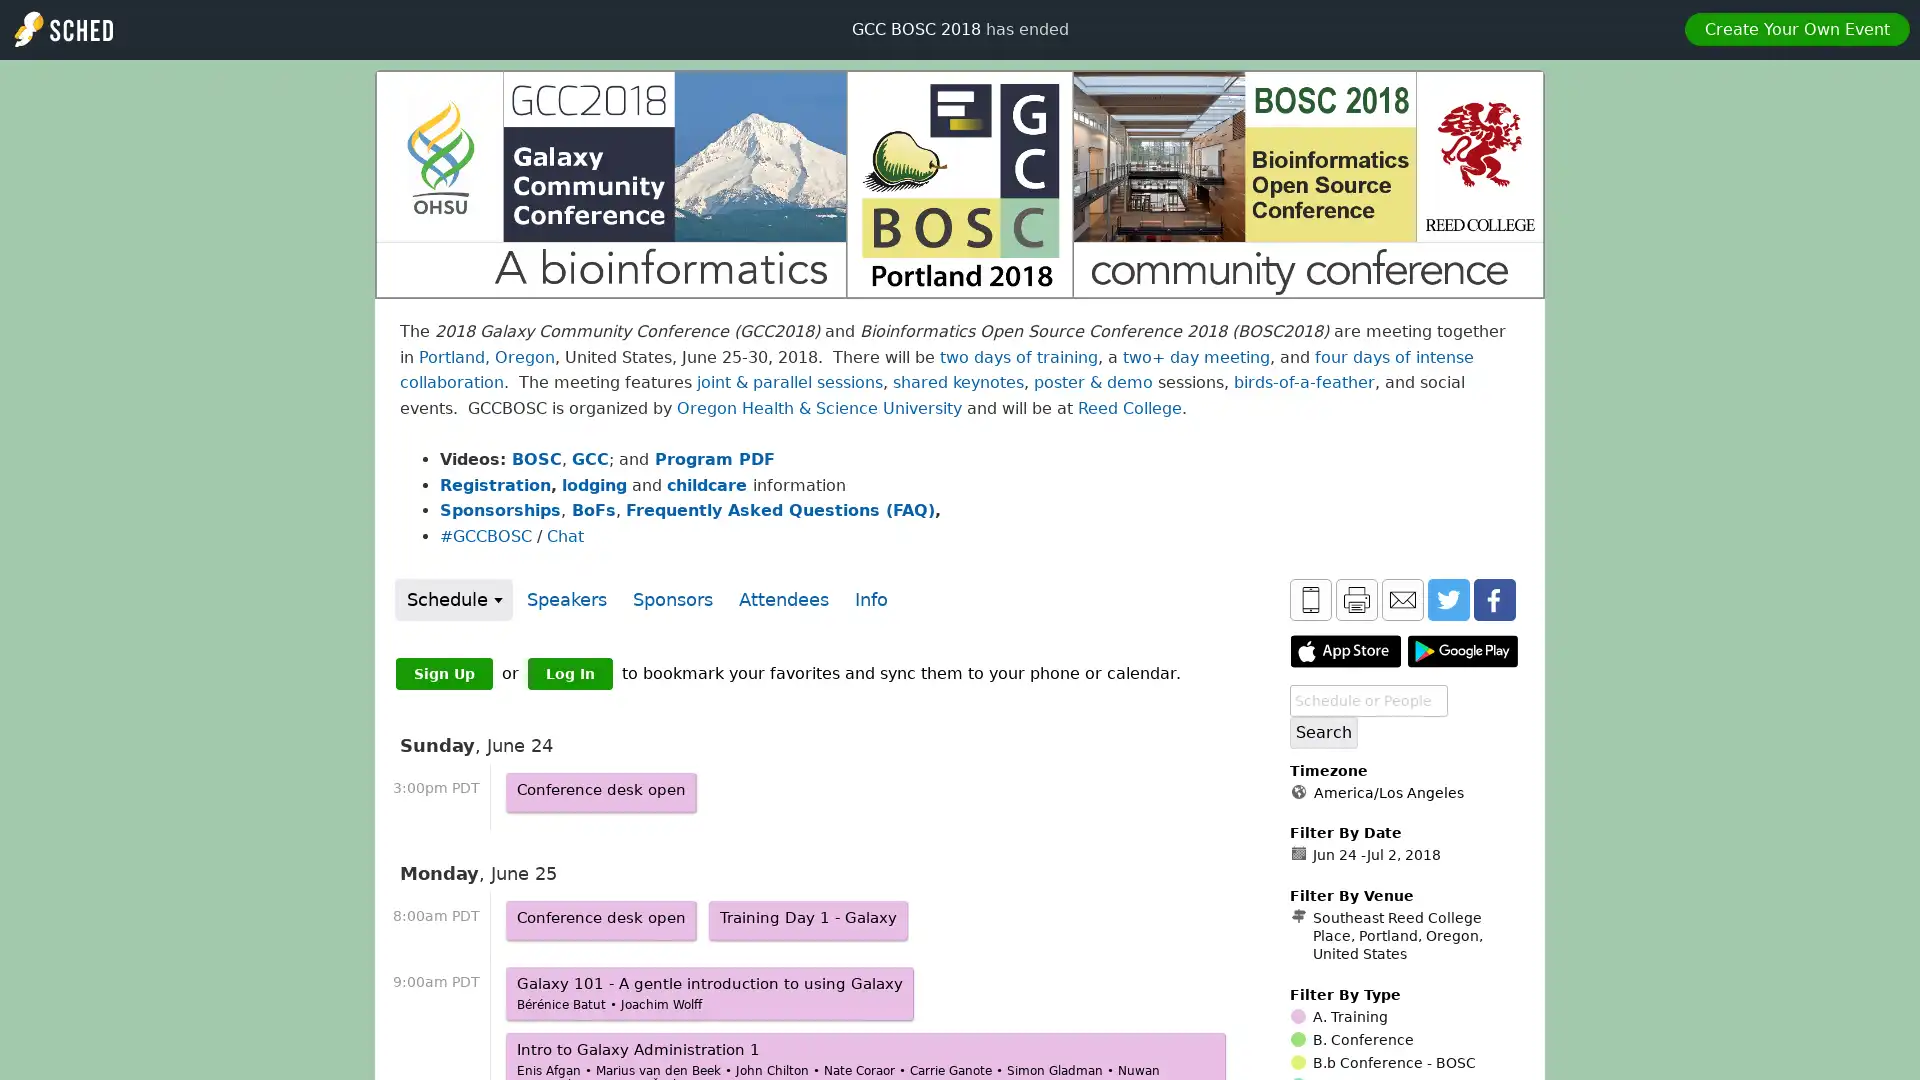 Image resolution: width=1920 pixels, height=1080 pixels. I want to click on Search, so click(1324, 732).